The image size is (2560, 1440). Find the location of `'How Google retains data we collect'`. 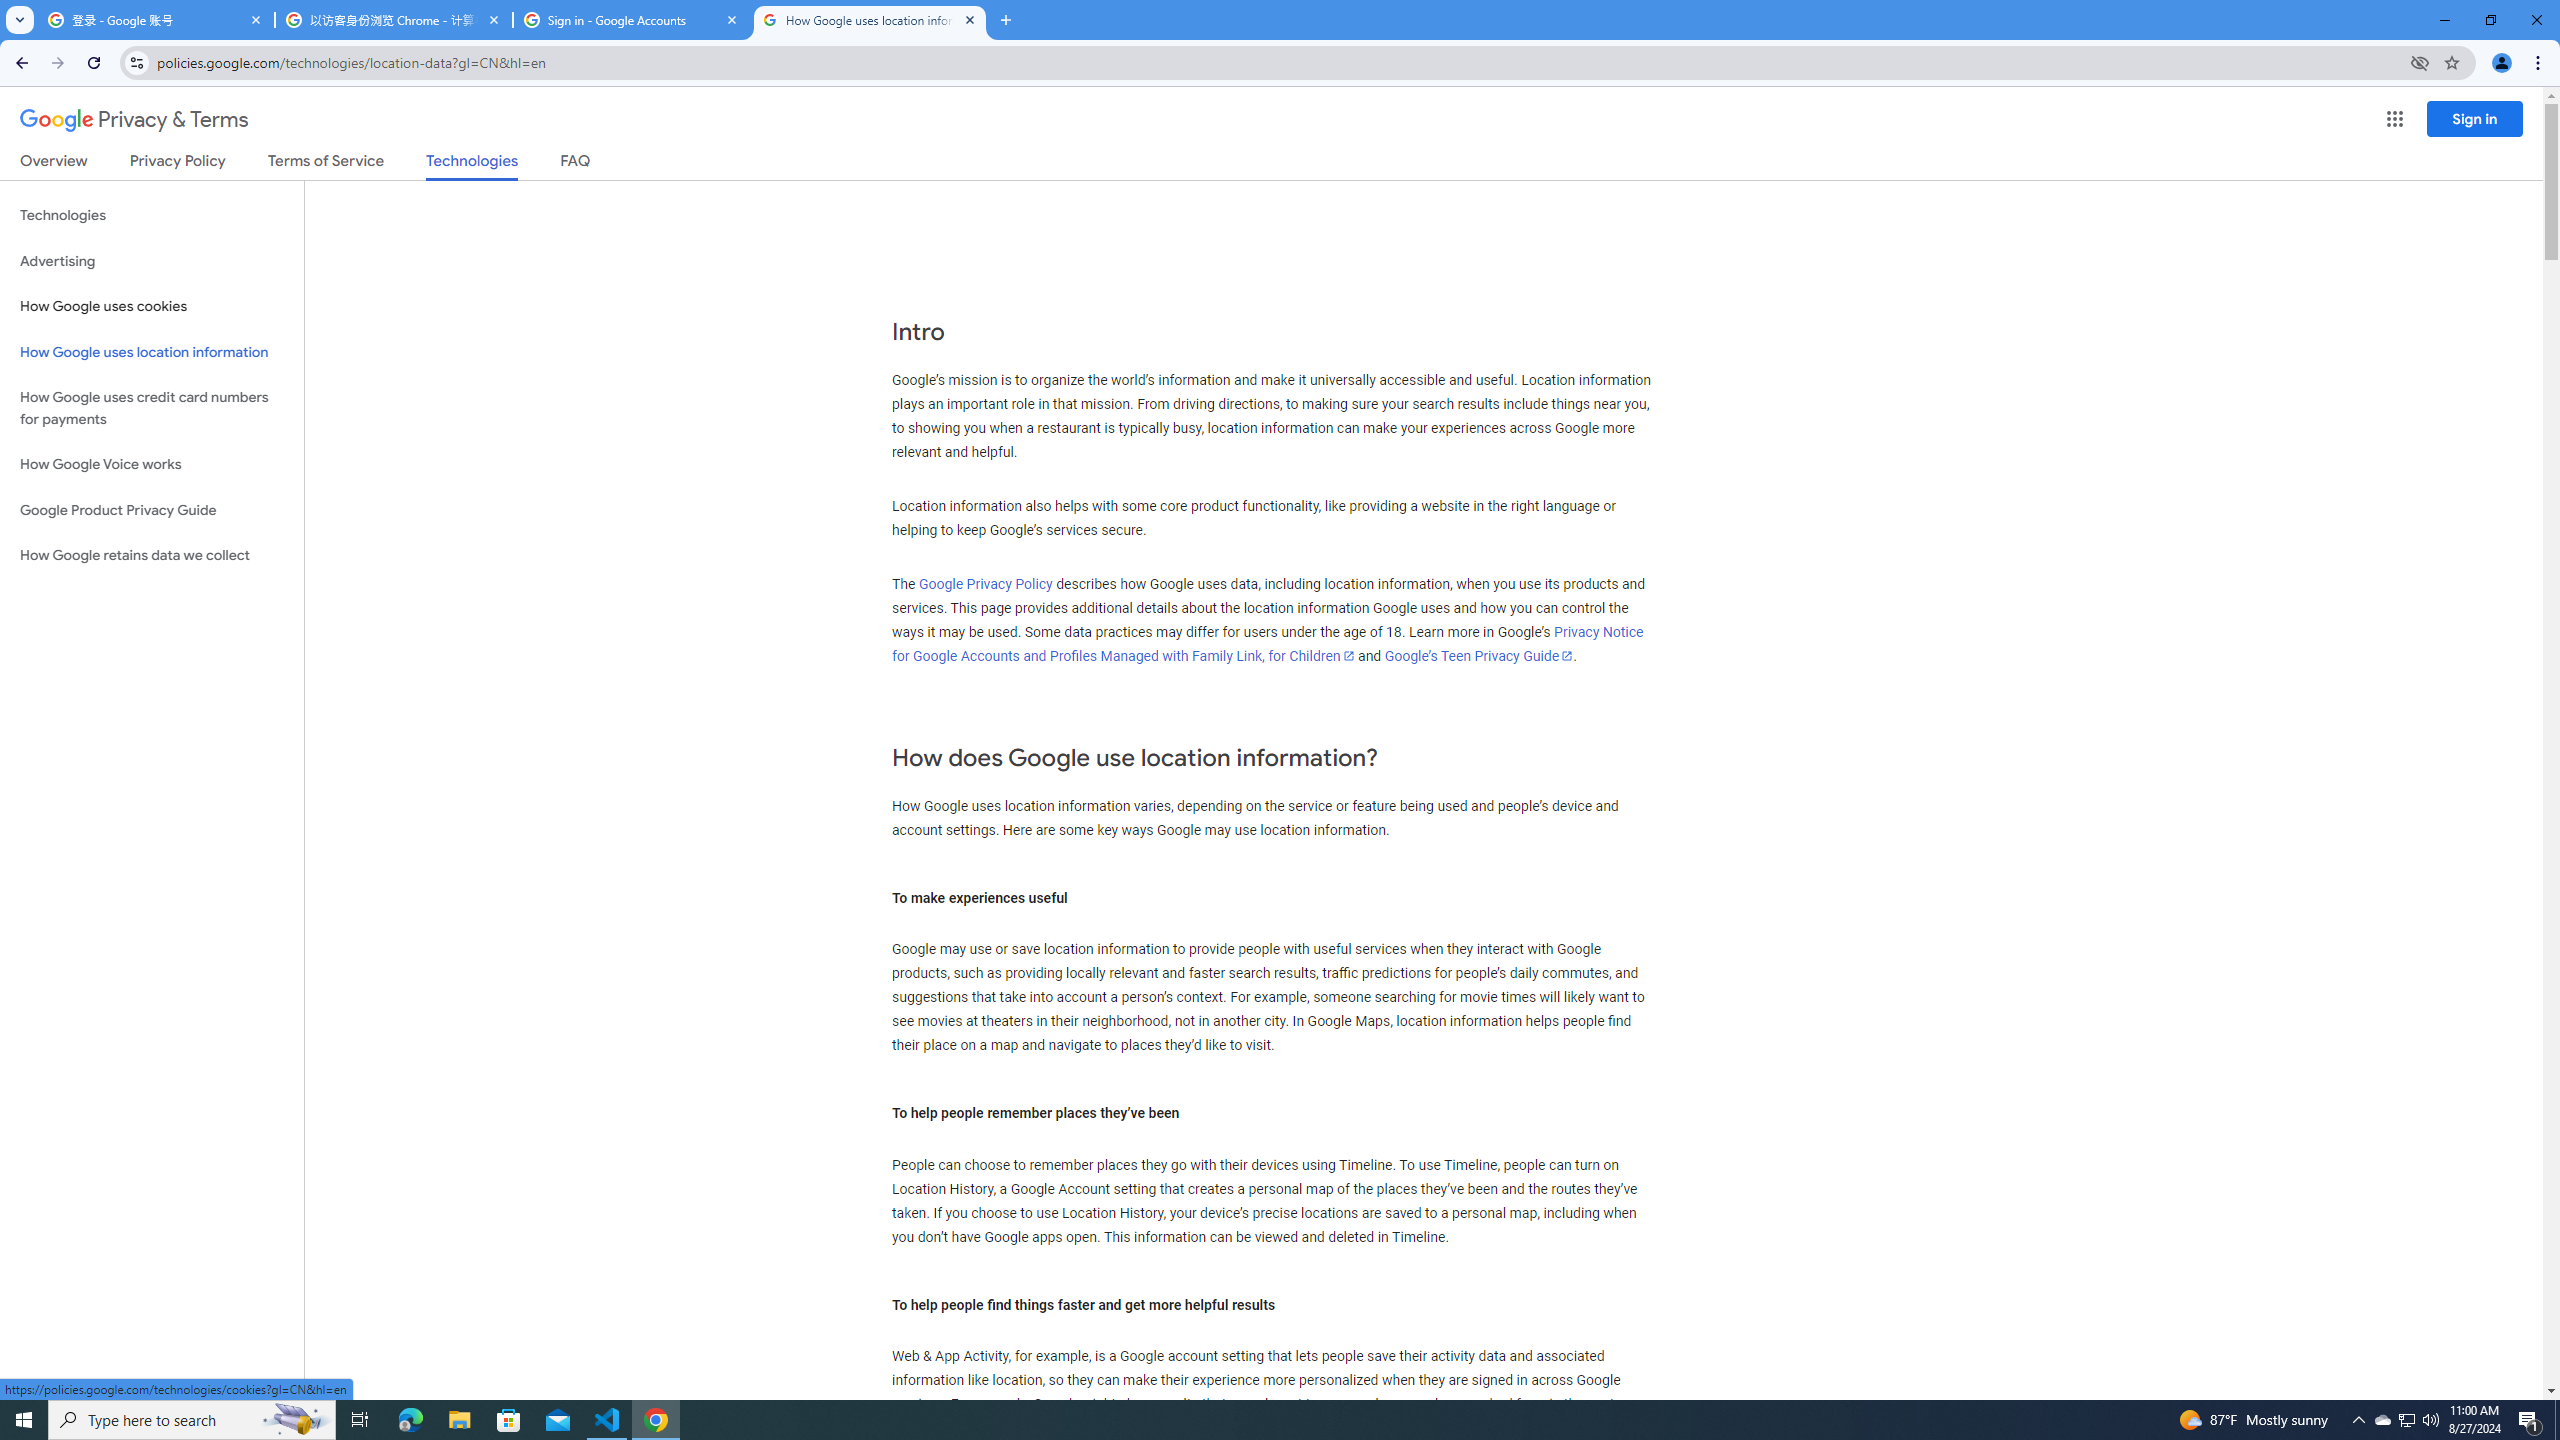

'How Google retains data we collect' is located at coordinates (151, 555).